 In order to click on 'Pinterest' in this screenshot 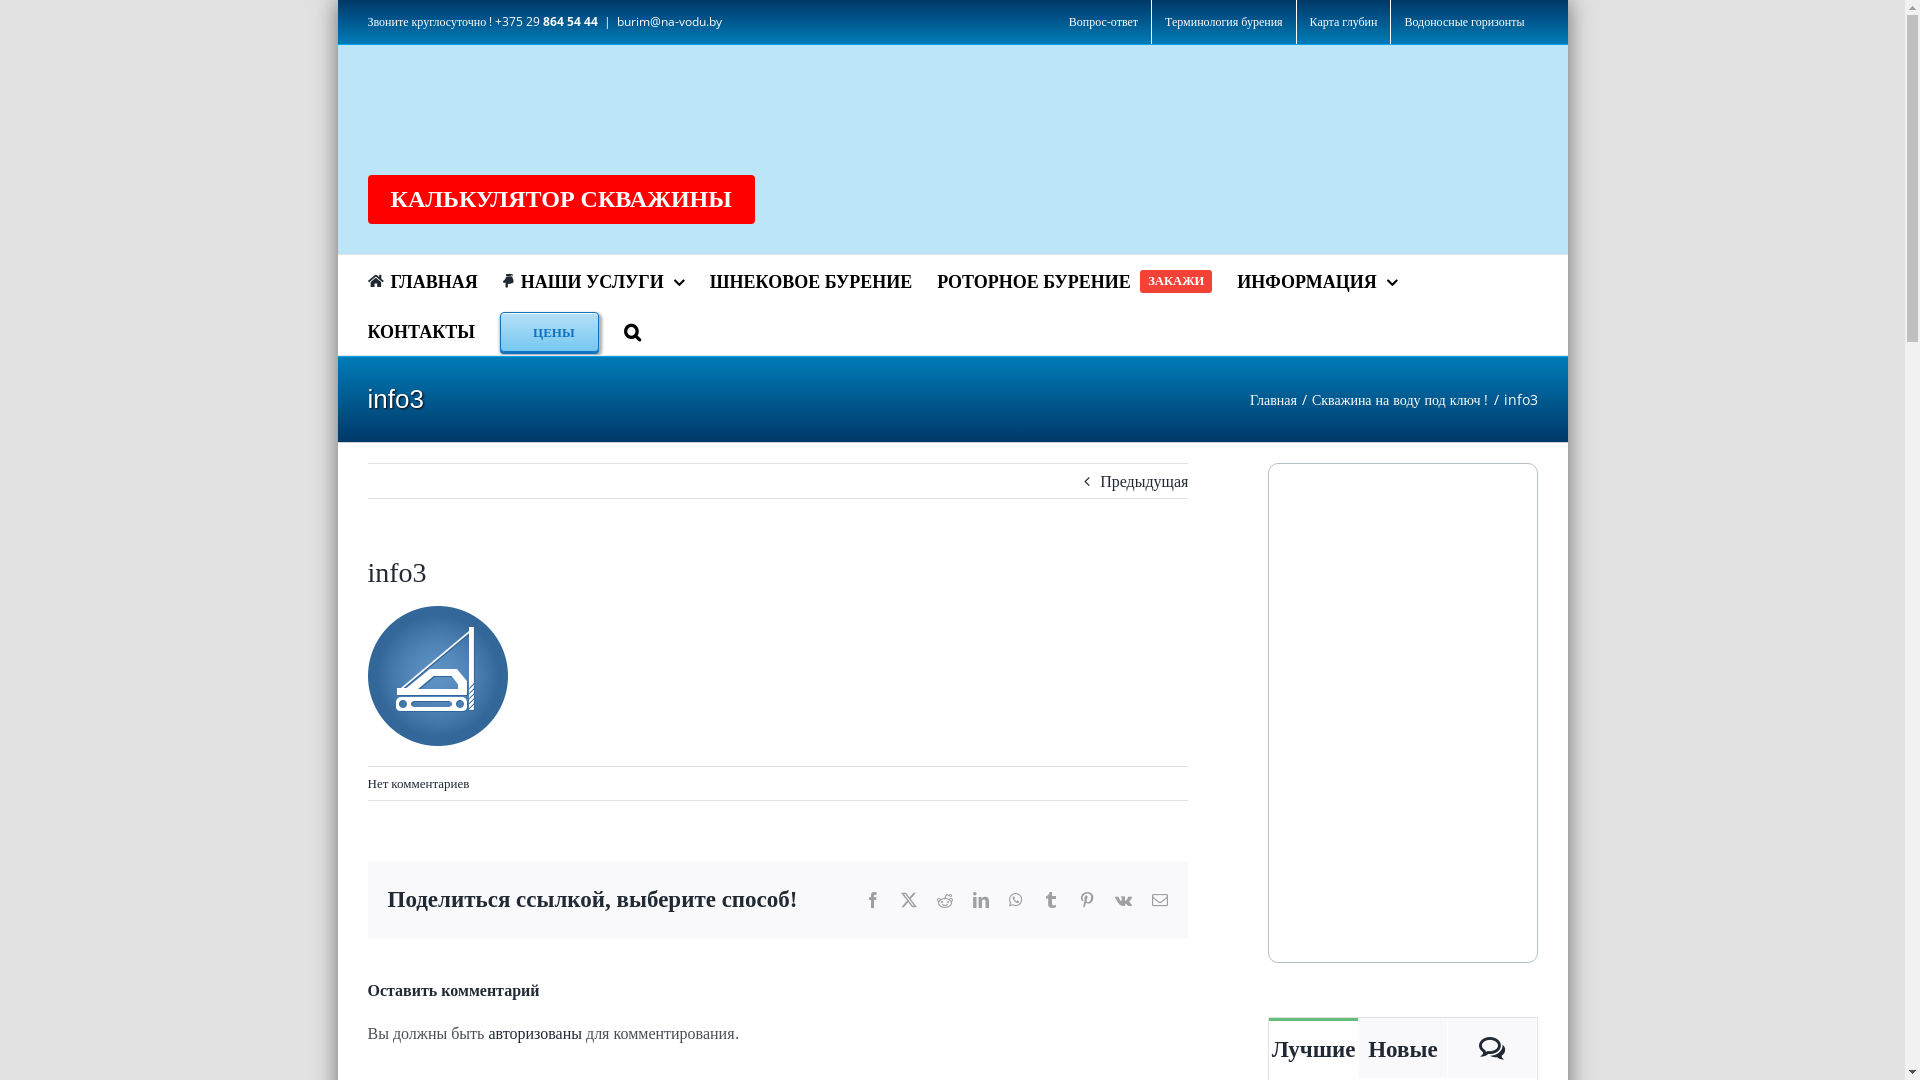, I will do `click(1085, 898)`.